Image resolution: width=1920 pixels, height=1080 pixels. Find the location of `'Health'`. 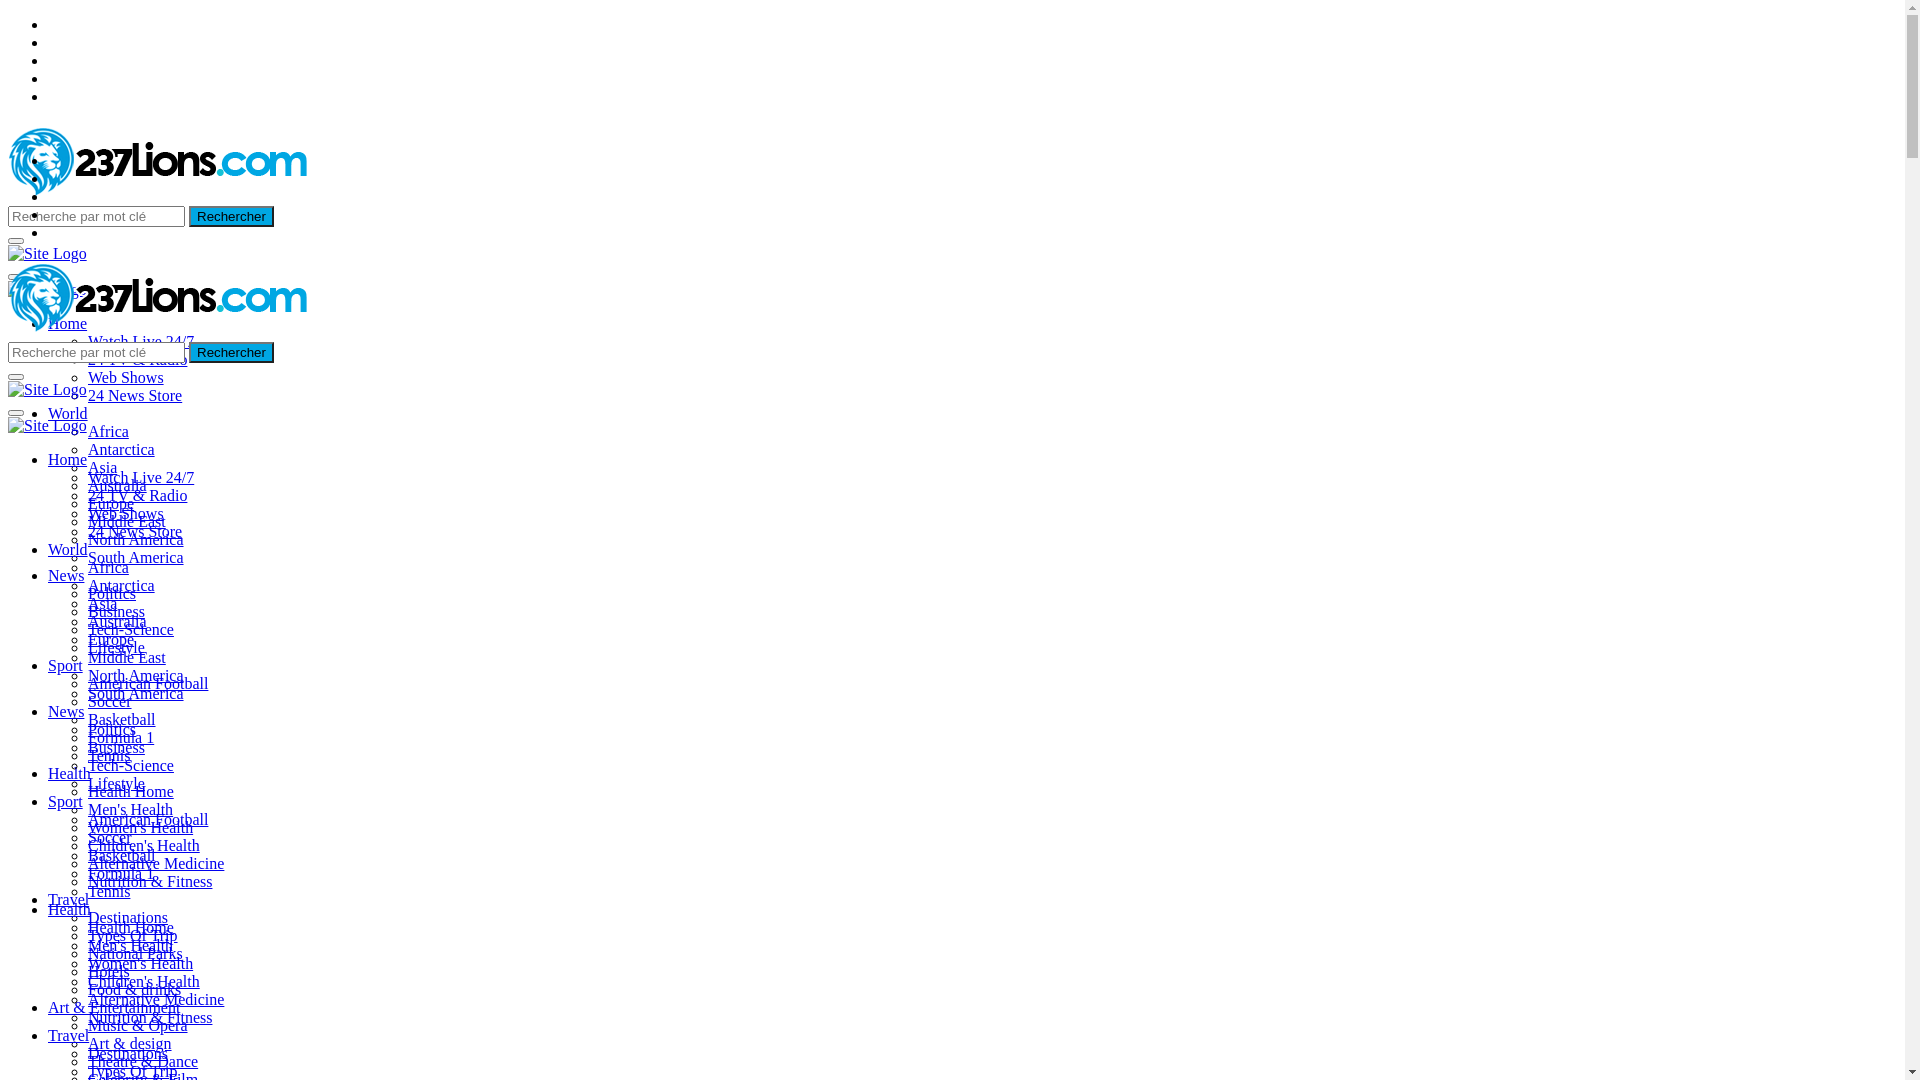

'Health' is located at coordinates (48, 909).